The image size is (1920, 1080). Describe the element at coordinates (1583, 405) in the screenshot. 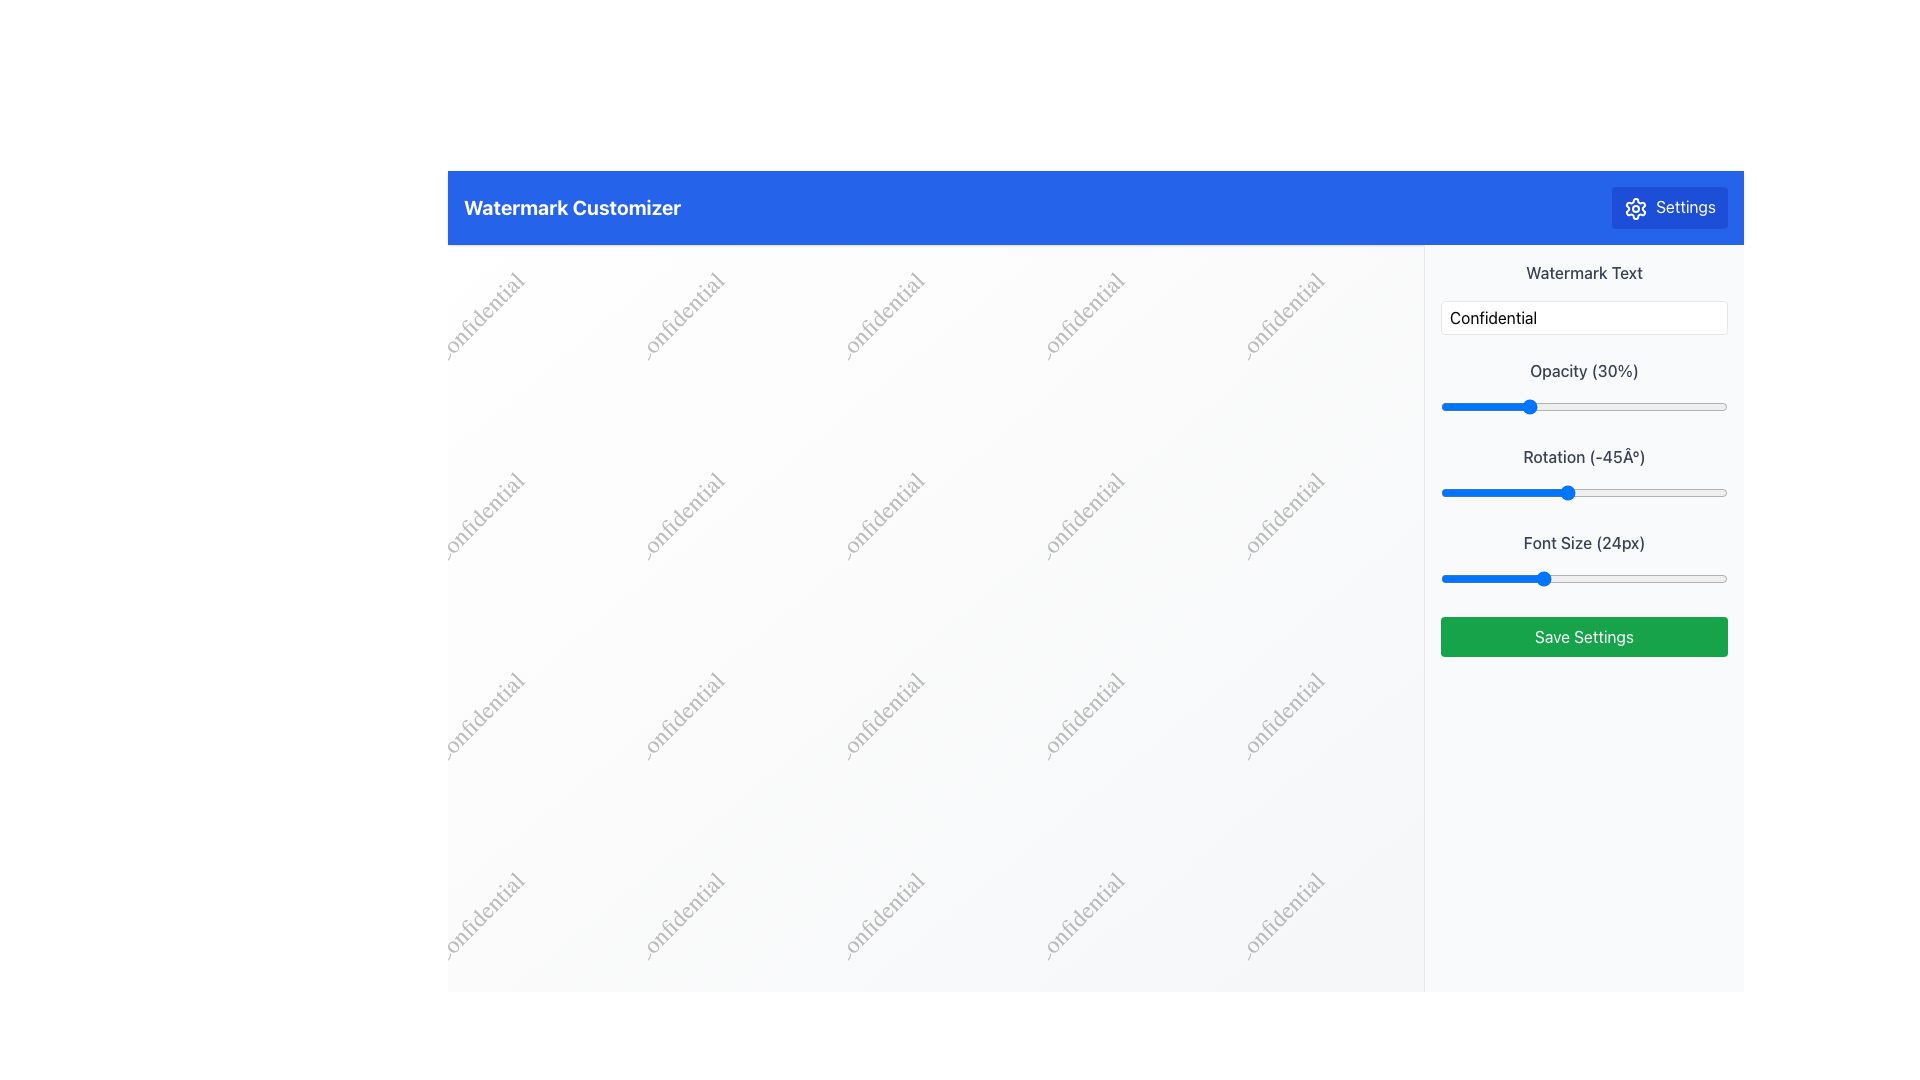

I see `the handle of the opacity slider located in the right-side panel under the label 'Opacity (30%)'` at that location.